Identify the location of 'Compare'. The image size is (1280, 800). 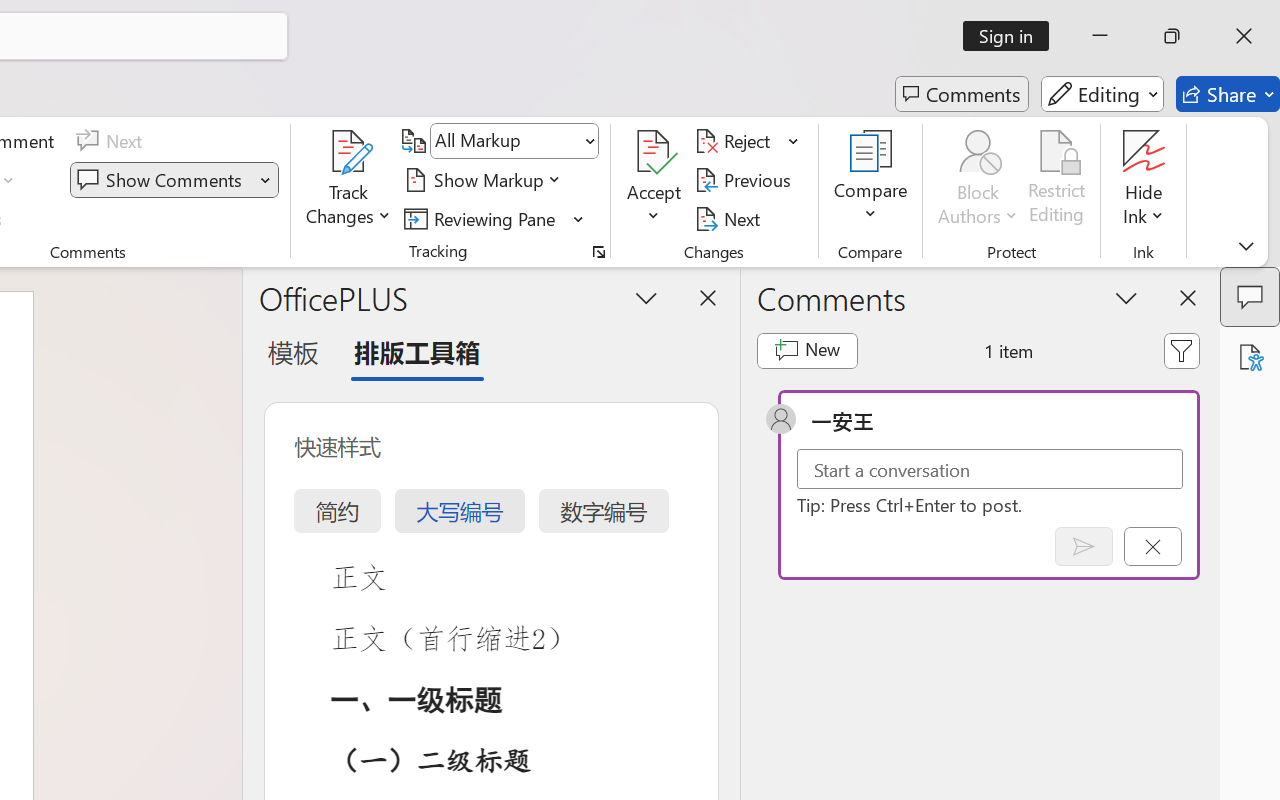
(871, 179).